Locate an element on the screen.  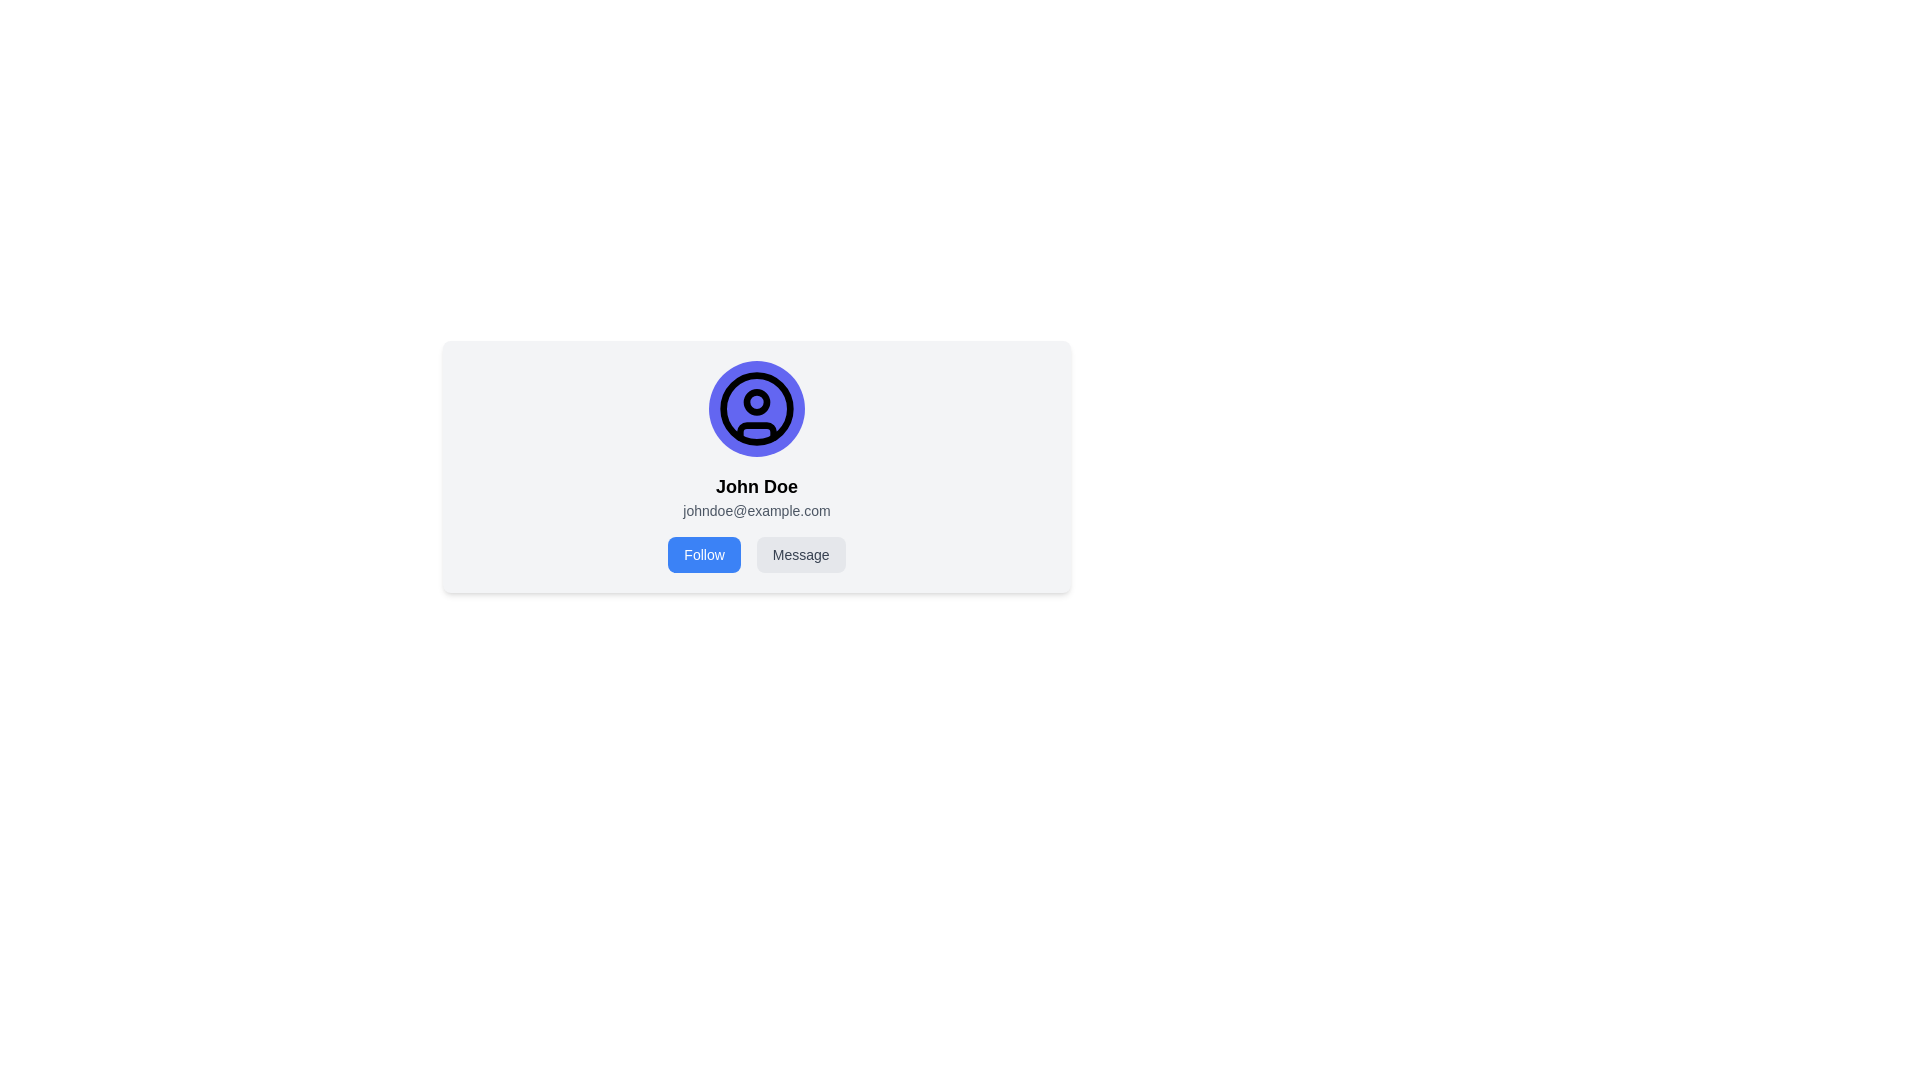
the circular user profile icon with a black stroke on a blue background, located at the top of the profile card above 'John Doe' and the email address is located at coordinates (756, 407).